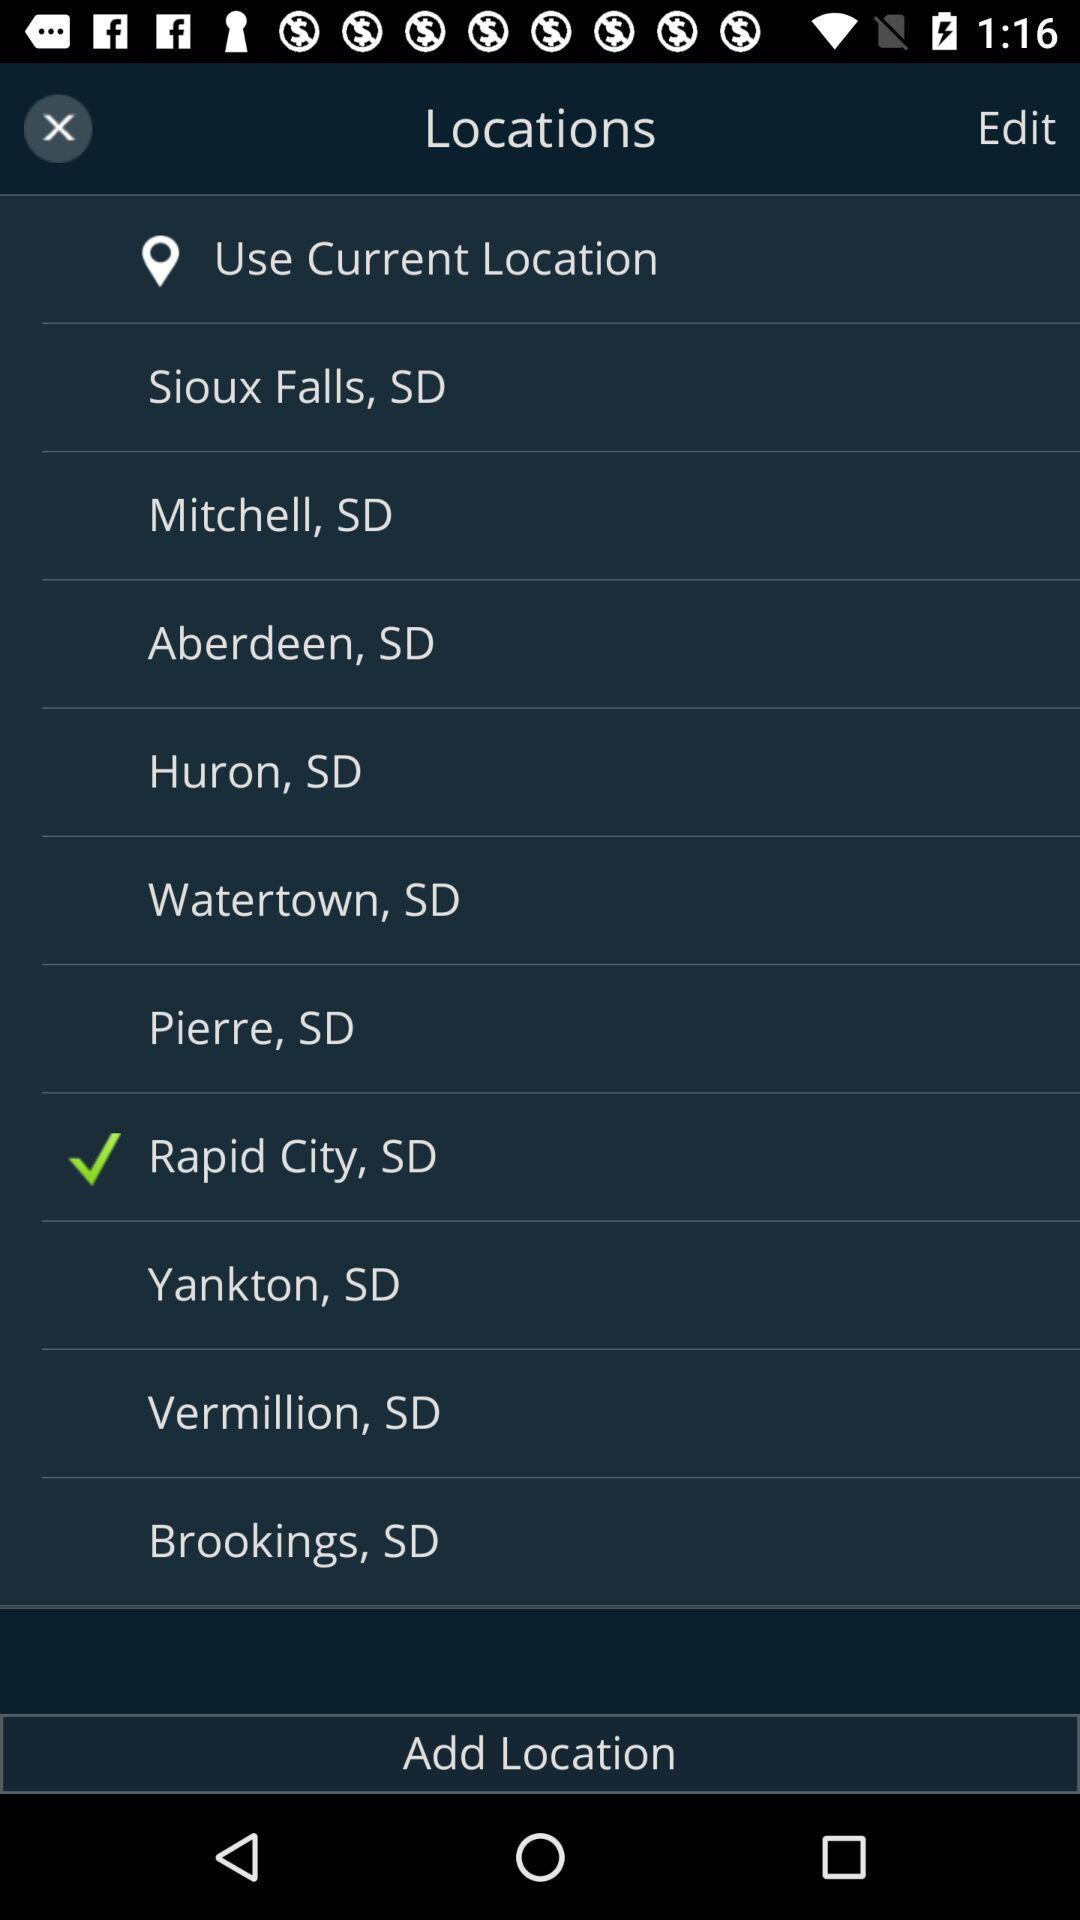 The image size is (1080, 1920). Describe the element at coordinates (131, 240) in the screenshot. I see `the explore icon` at that location.